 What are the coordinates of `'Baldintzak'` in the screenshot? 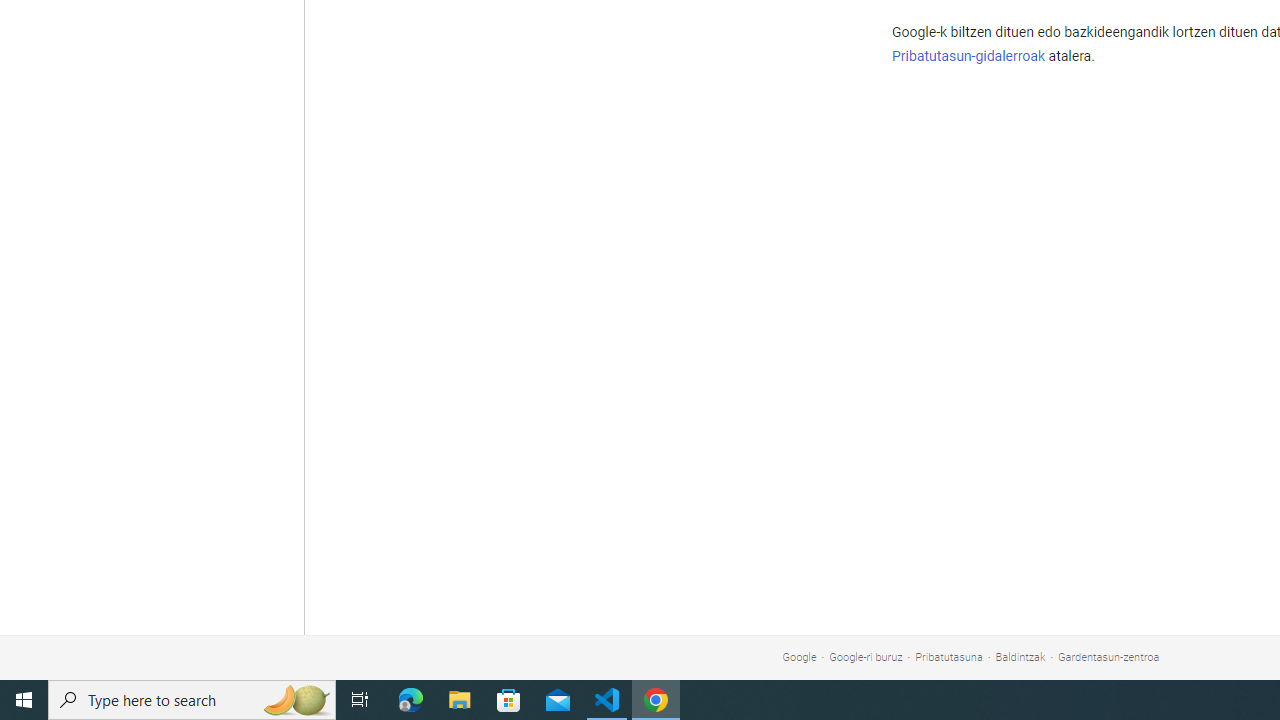 It's located at (1020, 657).